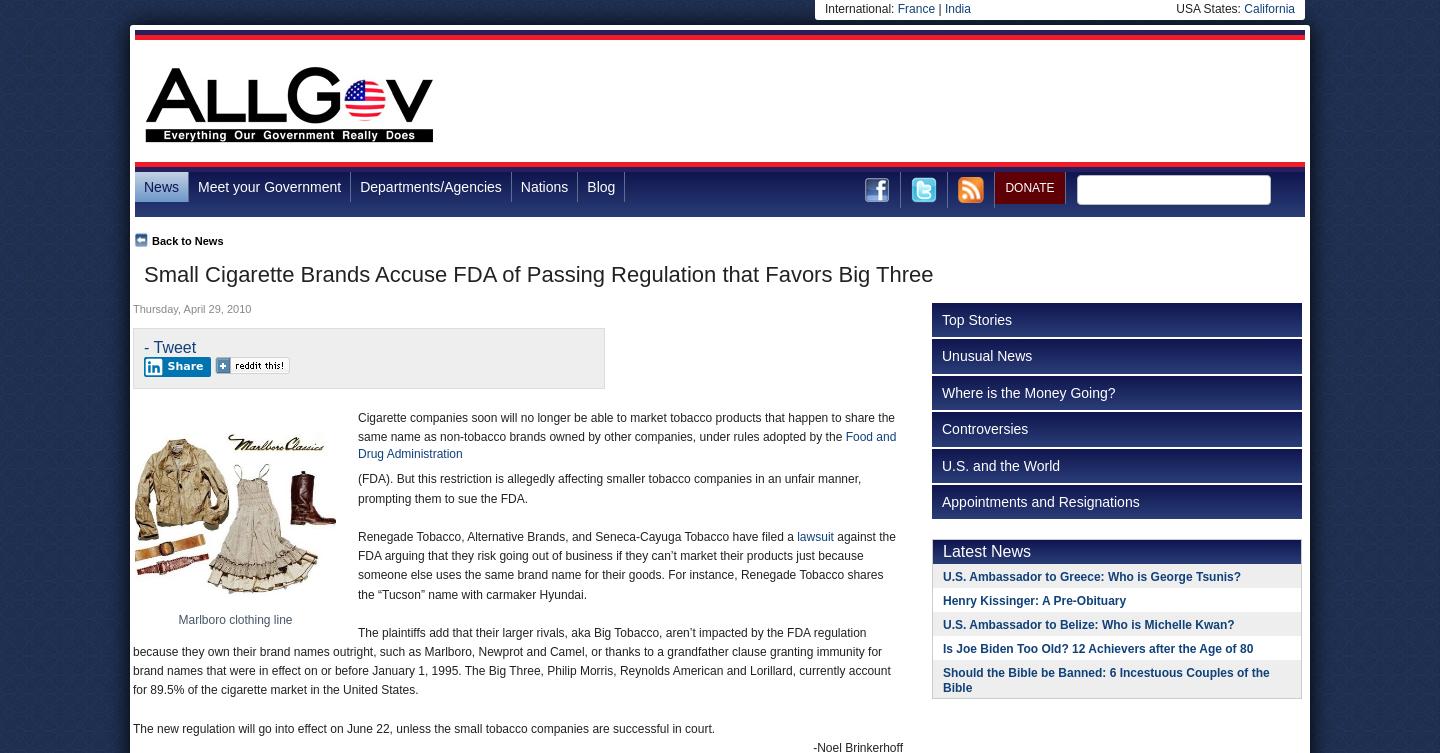 The width and height of the screenshot is (1440, 753). I want to click on 'Appointments and Resignations', so click(1040, 499).